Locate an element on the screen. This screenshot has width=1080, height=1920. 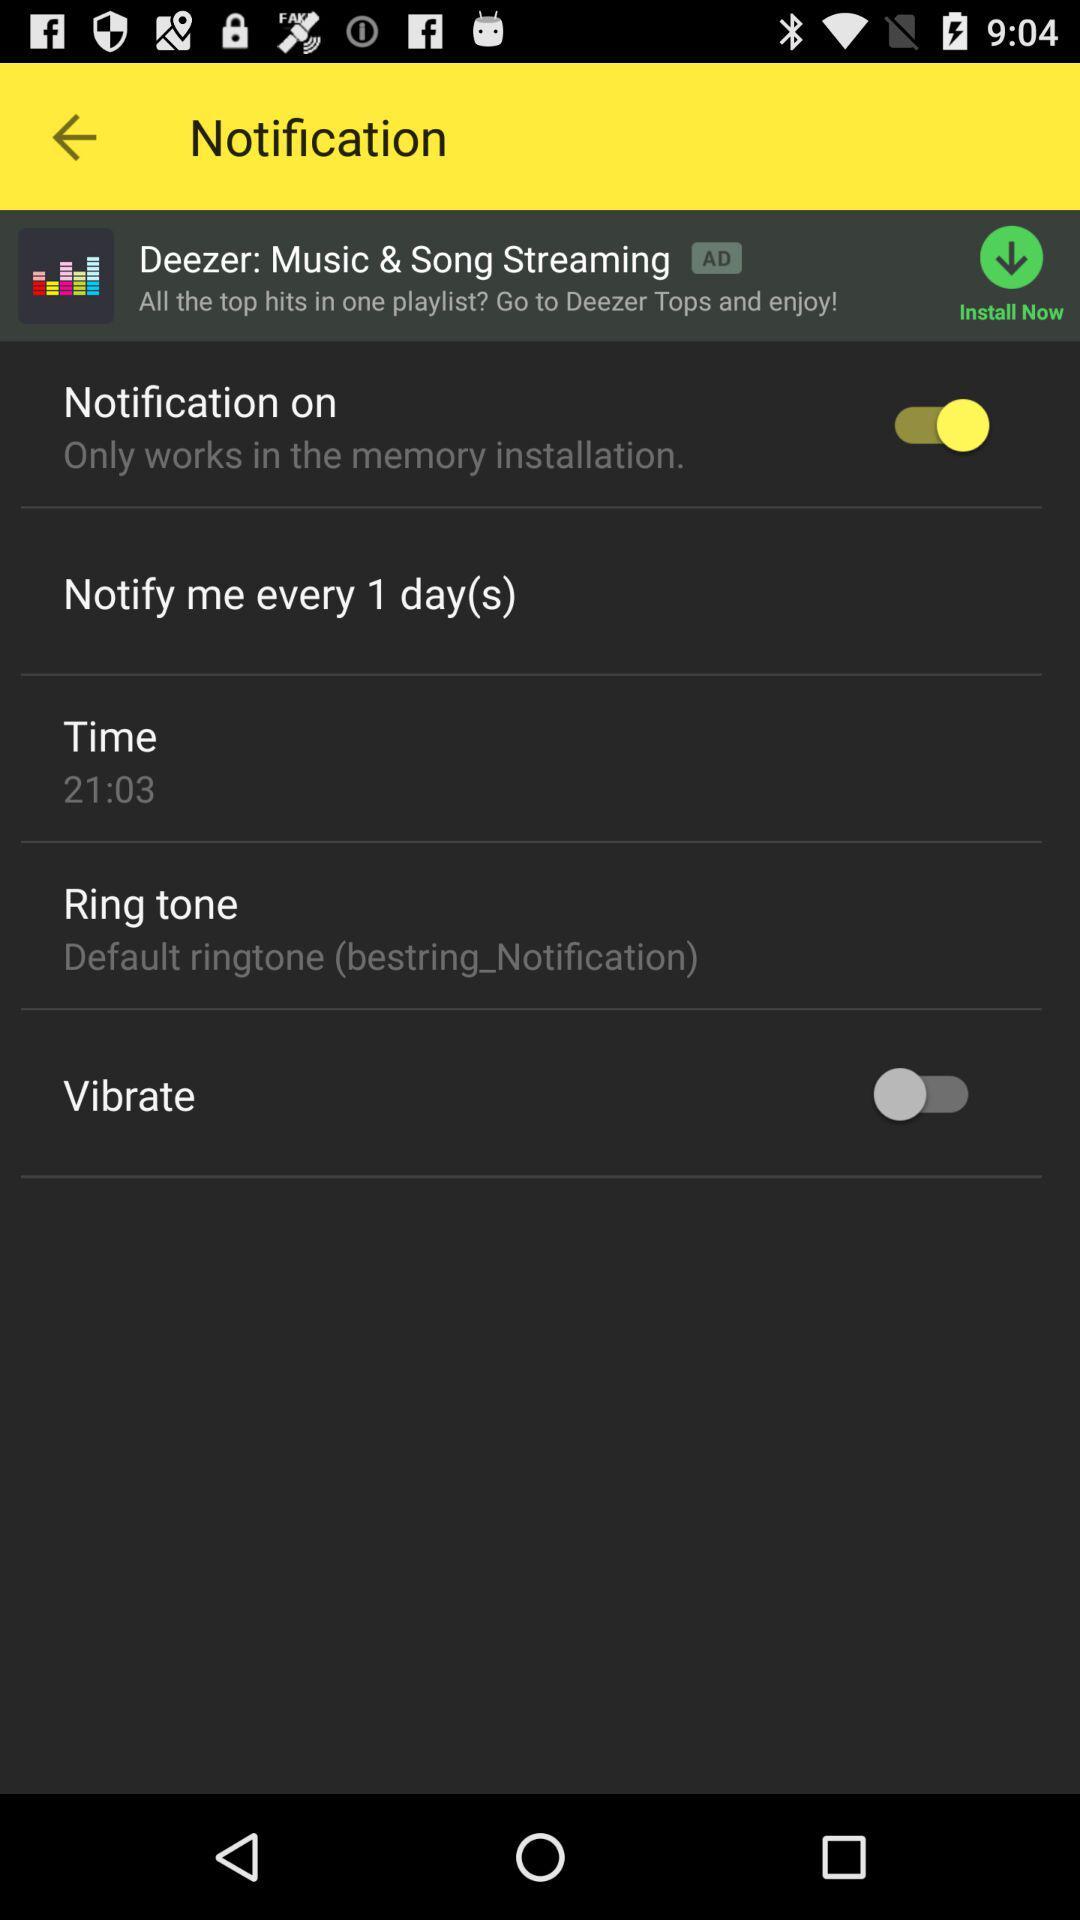
item above the only works in item is located at coordinates (200, 400).